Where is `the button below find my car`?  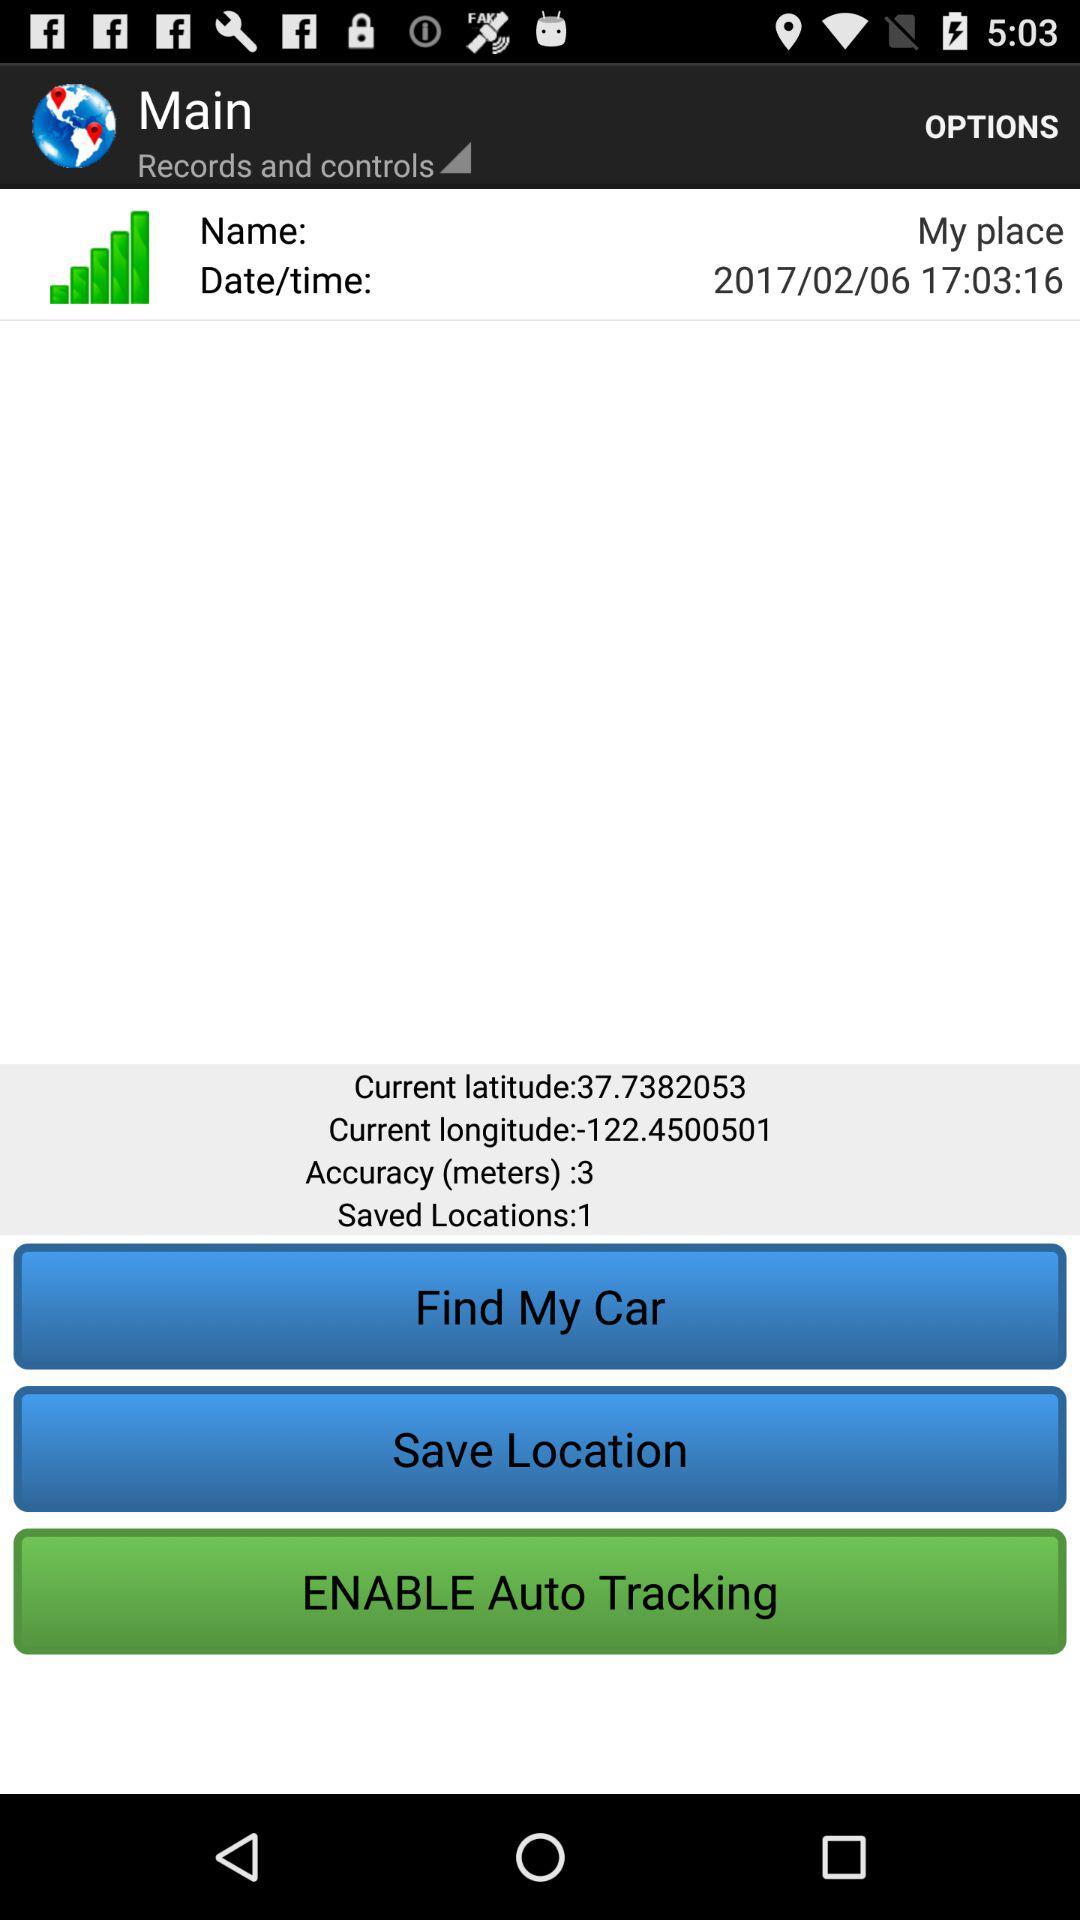 the button below find my car is located at coordinates (540, 1449).